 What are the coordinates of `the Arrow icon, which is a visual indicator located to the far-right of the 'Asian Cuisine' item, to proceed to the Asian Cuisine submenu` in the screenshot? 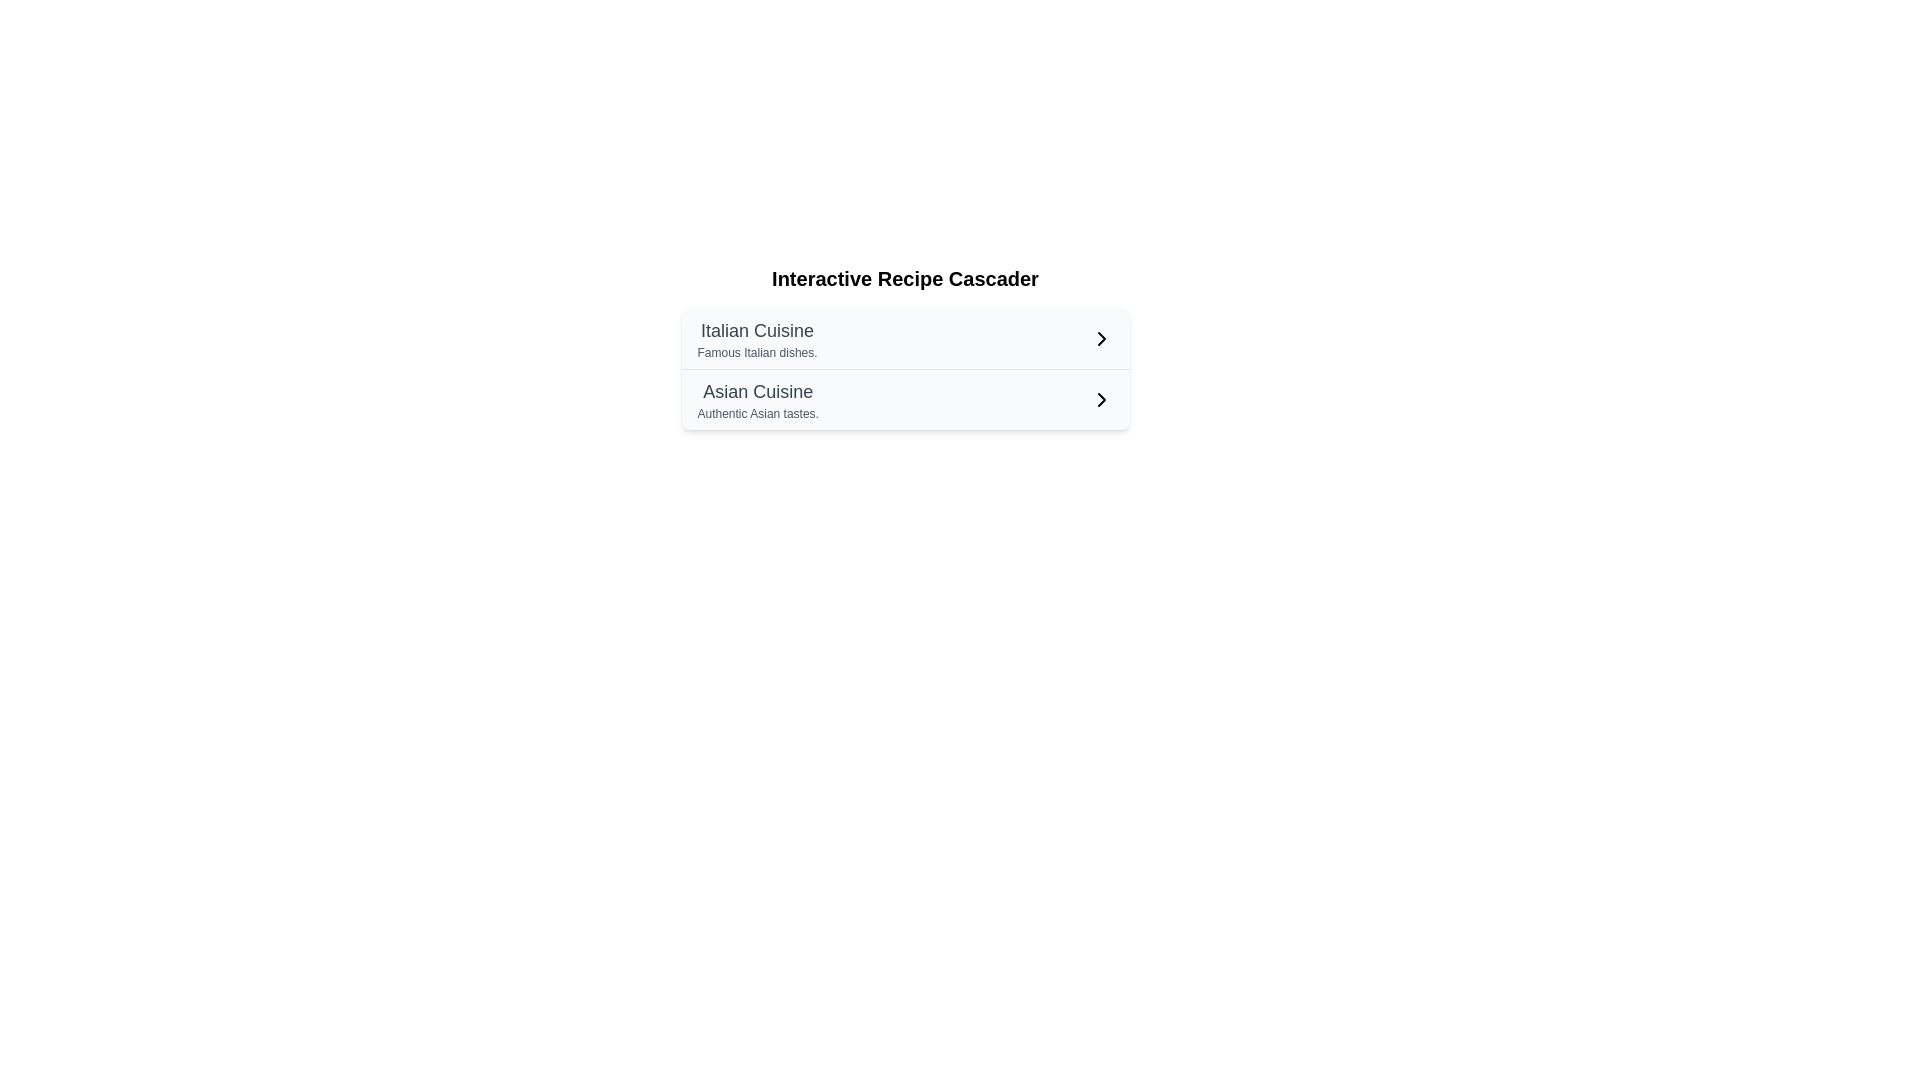 It's located at (1100, 400).